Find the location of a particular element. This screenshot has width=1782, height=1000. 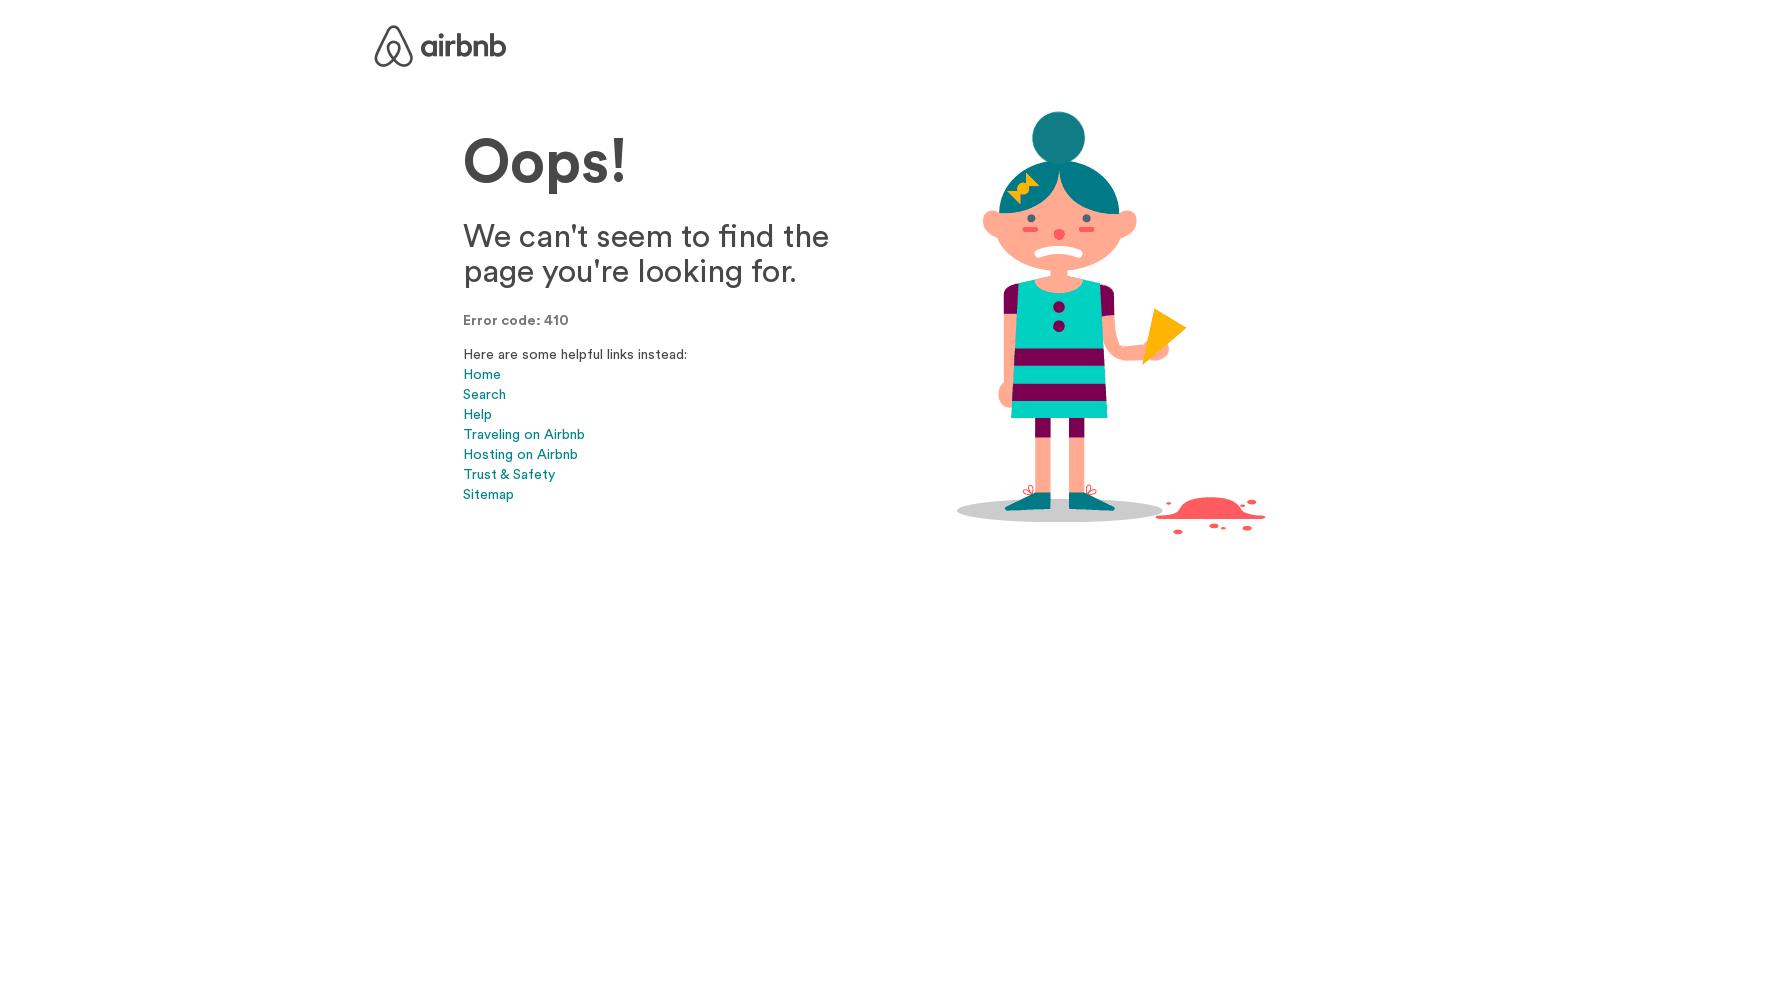

'Trust & Safety' is located at coordinates (461, 472).